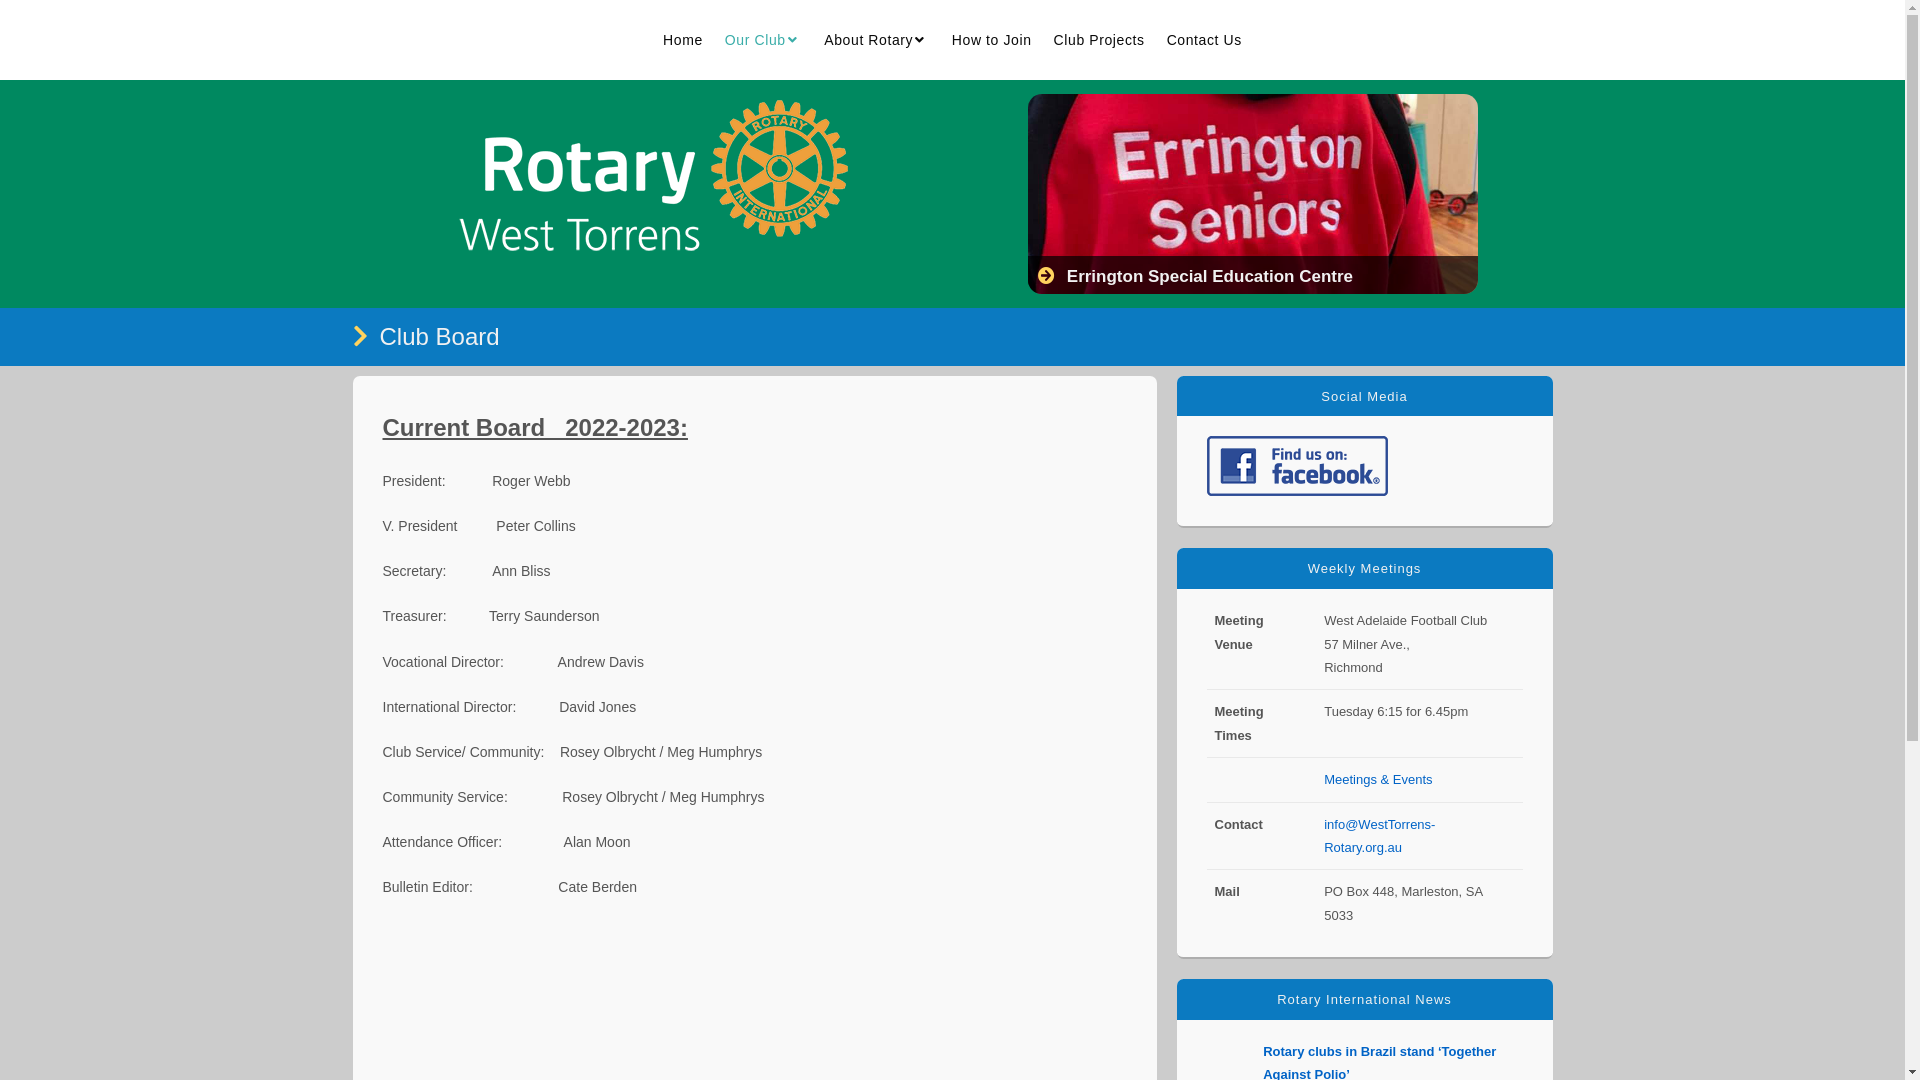  What do you see at coordinates (877, 39) in the screenshot?
I see `'About Rotary'` at bounding box center [877, 39].